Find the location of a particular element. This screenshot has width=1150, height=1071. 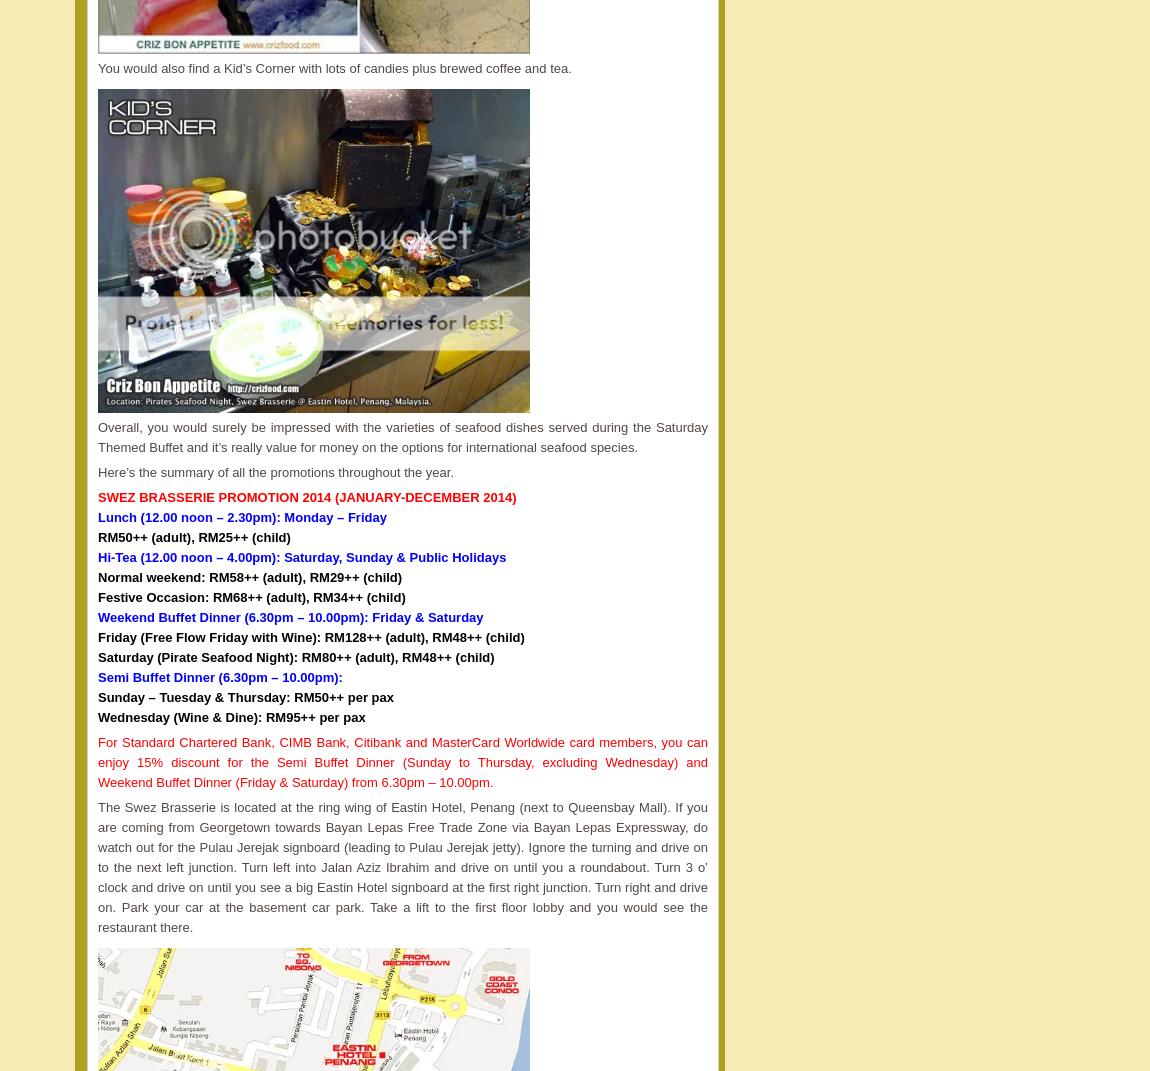

'Normal weekend: RM58++ (adult), RM29++ (child)' is located at coordinates (249, 577).